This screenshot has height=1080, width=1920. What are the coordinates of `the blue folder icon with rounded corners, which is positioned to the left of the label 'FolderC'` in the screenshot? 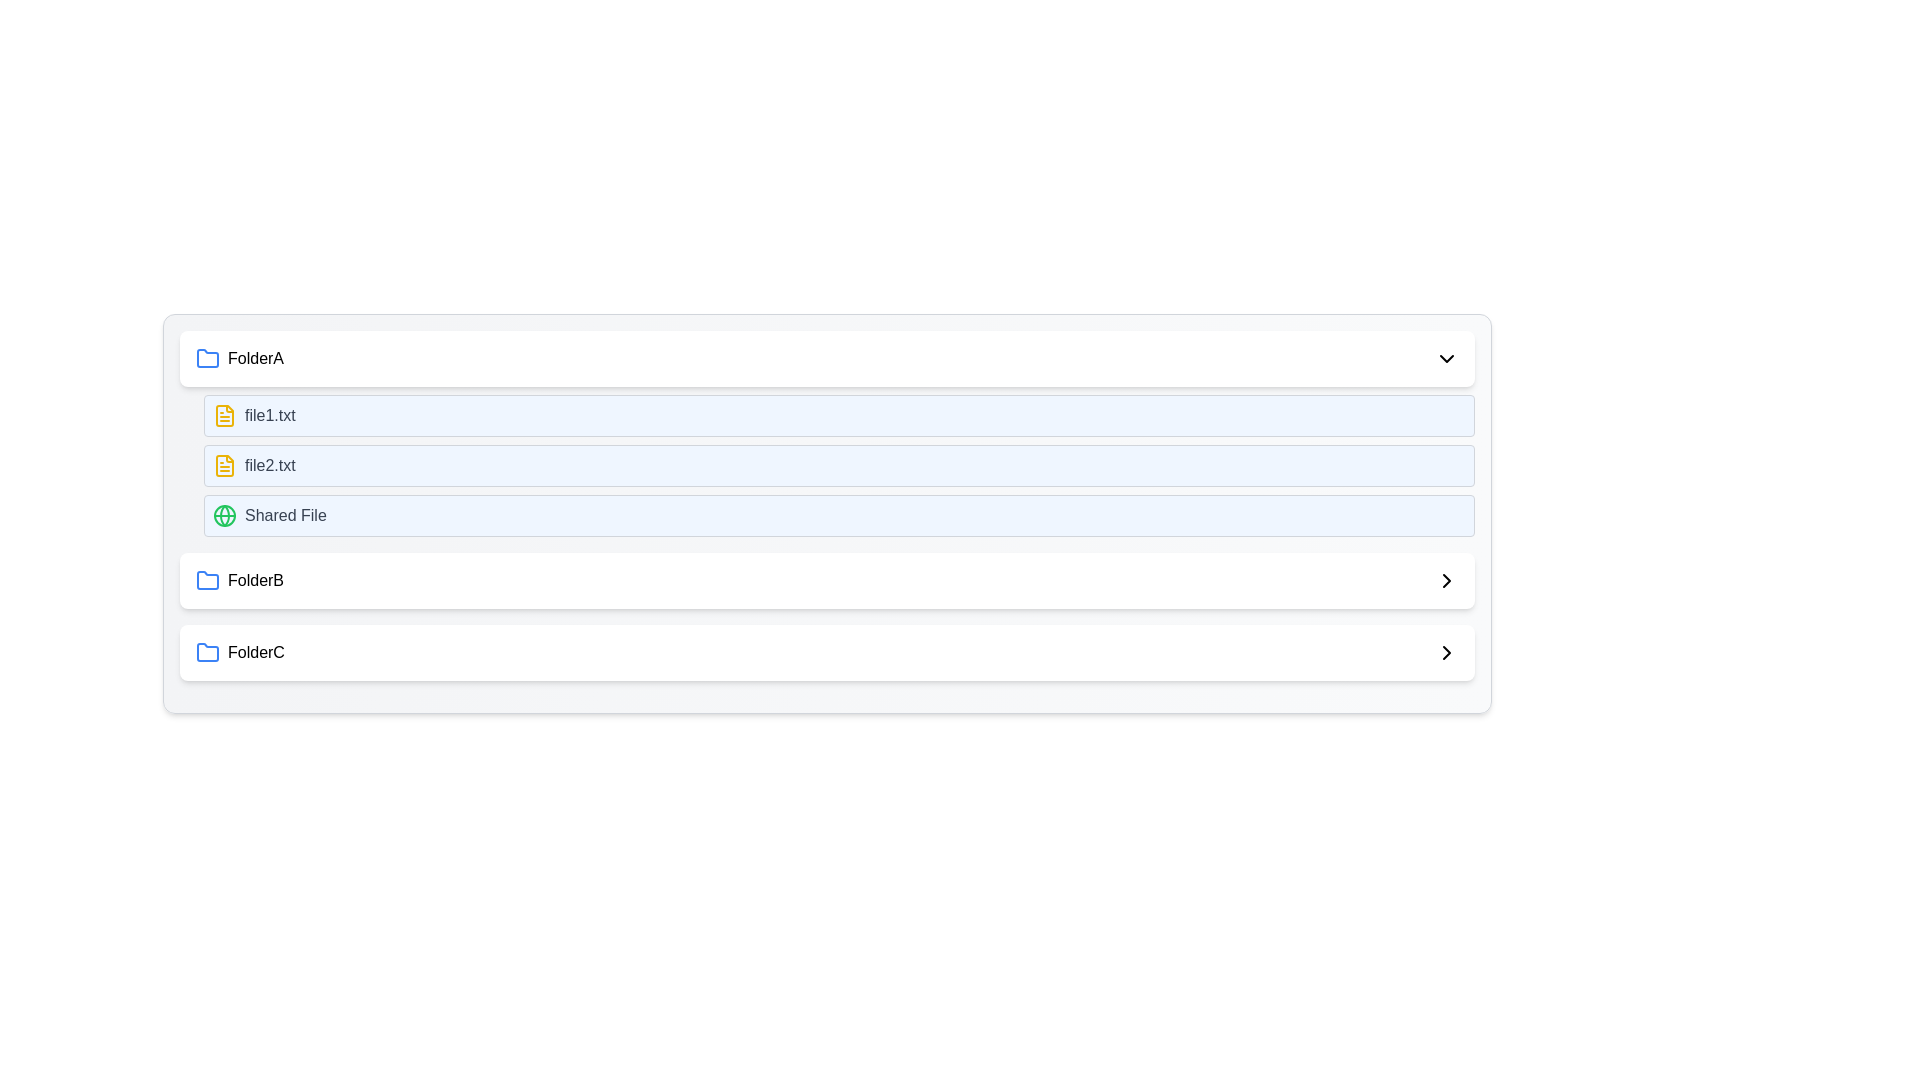 It's located at (207, 652).